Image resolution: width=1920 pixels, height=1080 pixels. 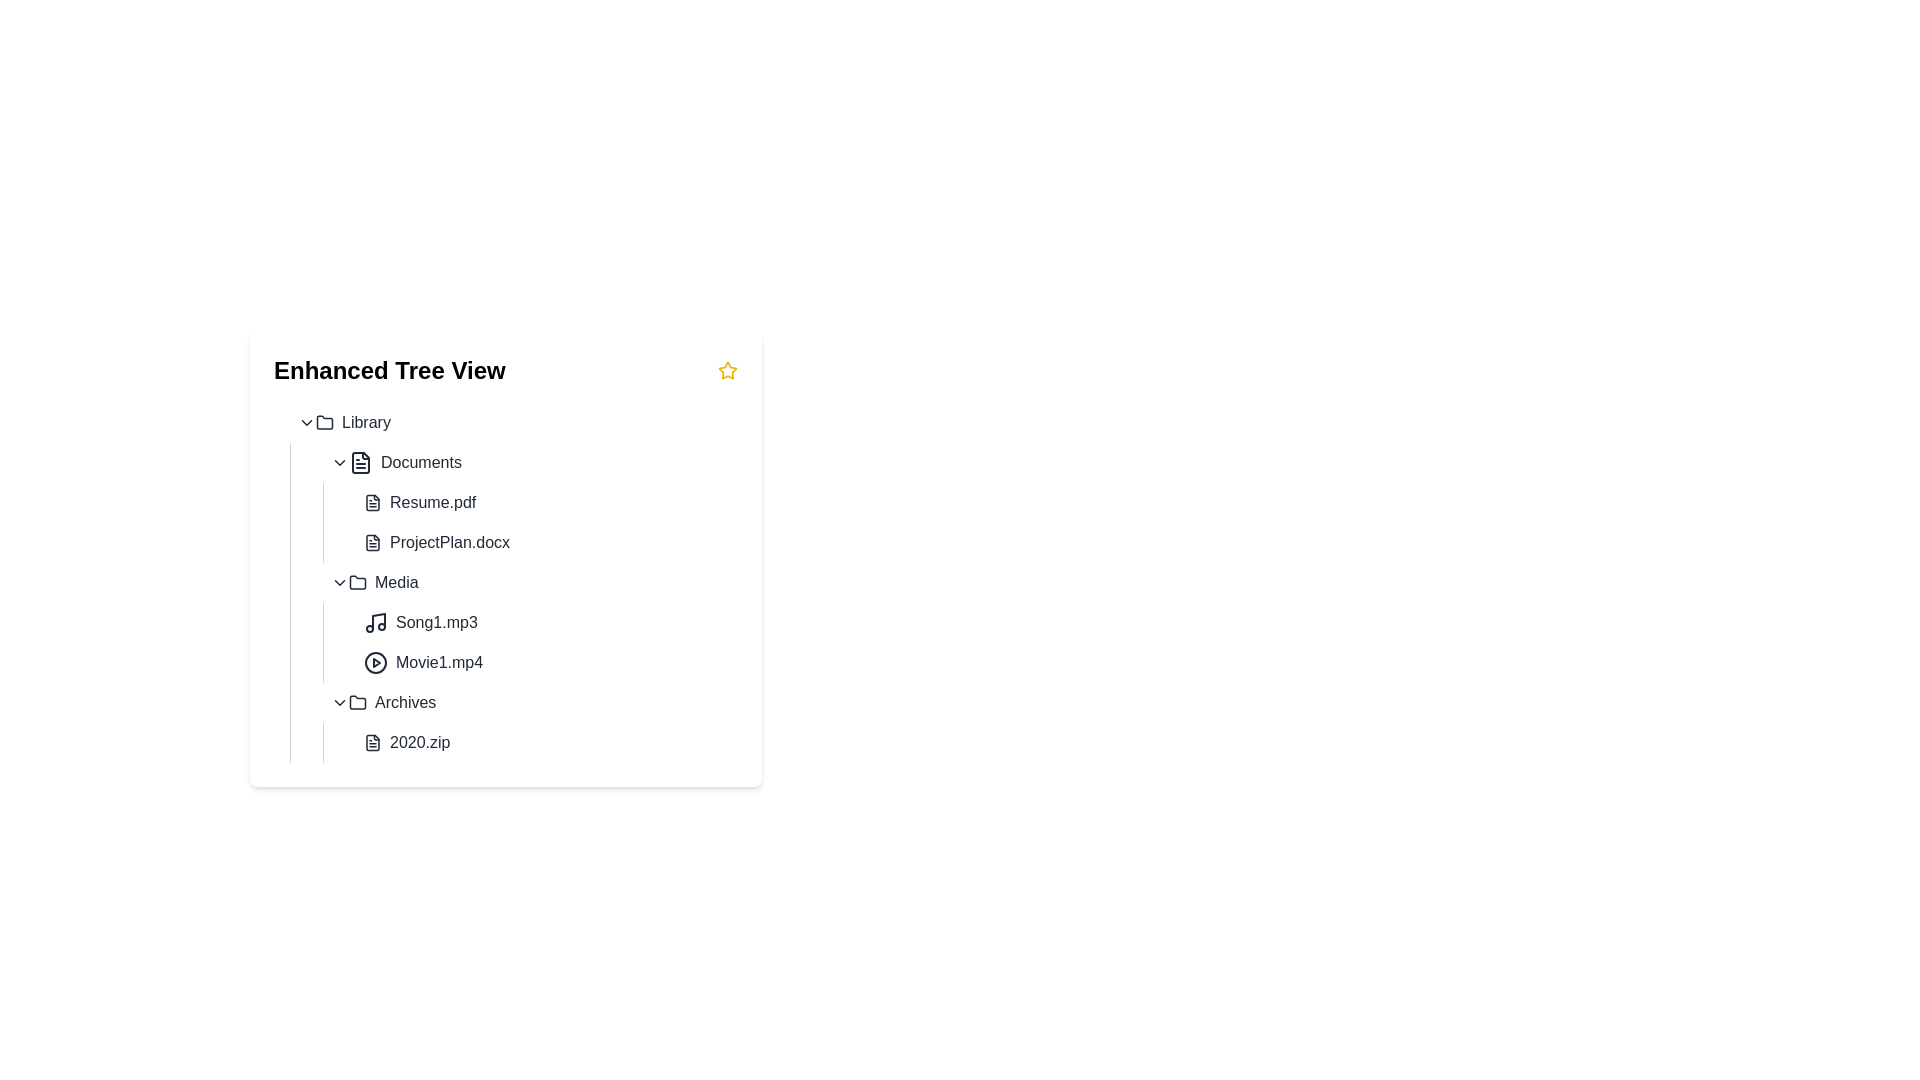 What do you see at coordinates (375, 663) in the screenshot?
I see `the circular play button associated with the file 'Movie1.mp4' to play or preview the media` at bounding box center [375, 663].